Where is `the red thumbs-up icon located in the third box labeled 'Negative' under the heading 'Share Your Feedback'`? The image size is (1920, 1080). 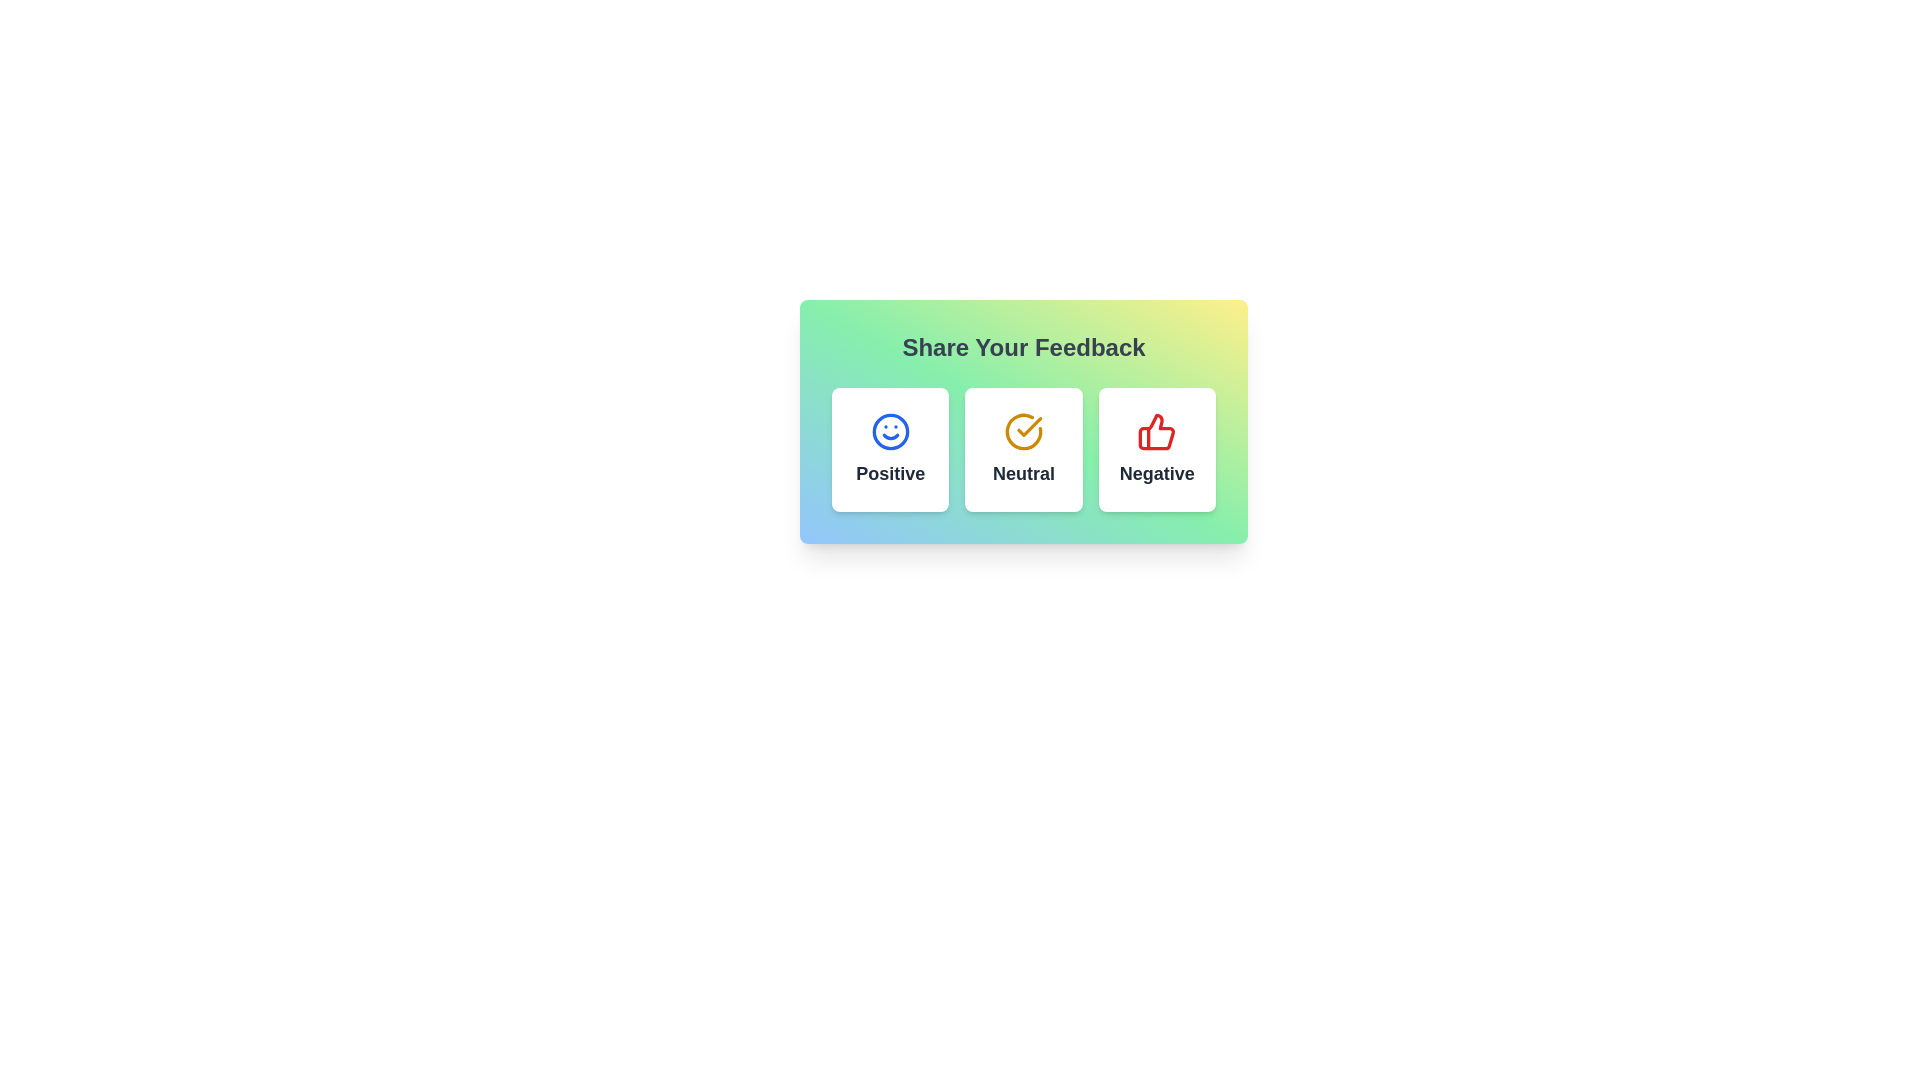 the red thumbs-up icon located in the third box labeled 'Negative' under the heading 'Share Your Feedback' is located at coordinates (1157, 431).